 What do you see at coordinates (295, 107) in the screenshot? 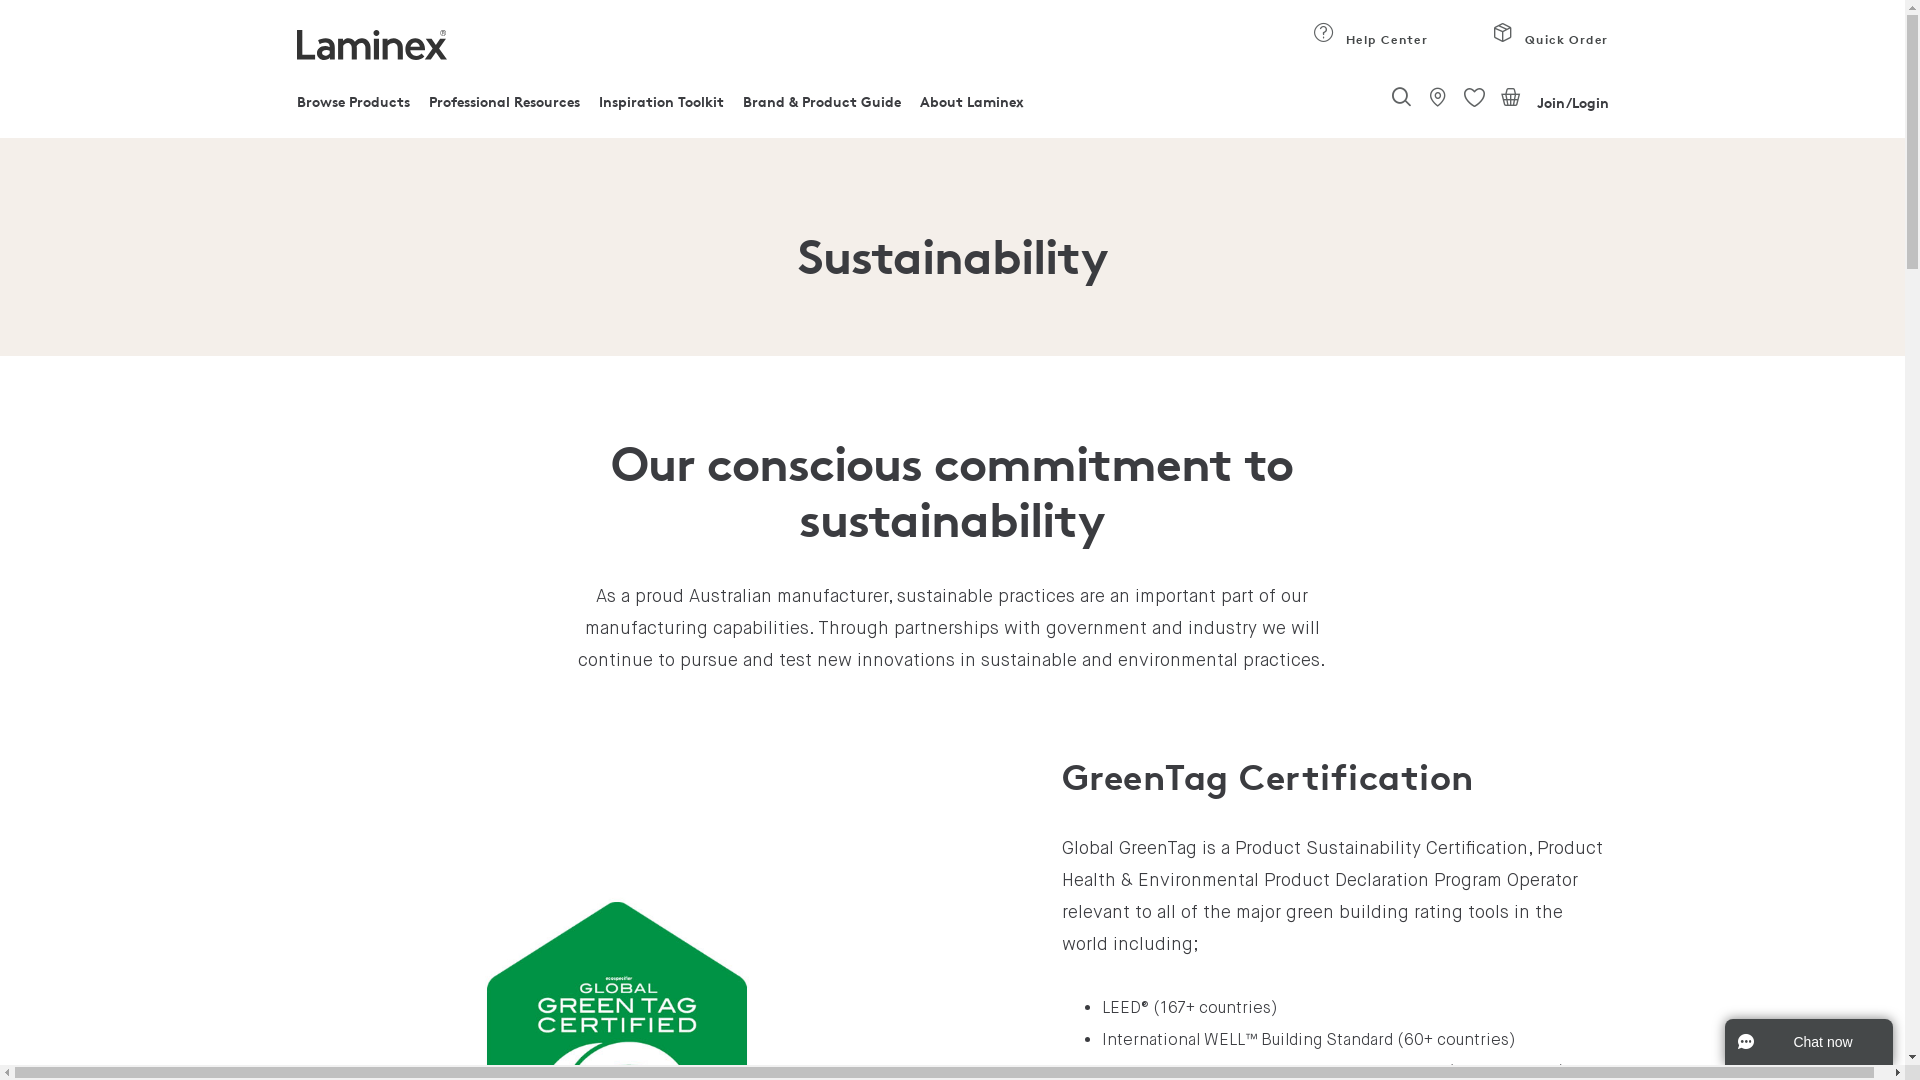
I see `'Browse Products'` at bounding box center [295, 107].